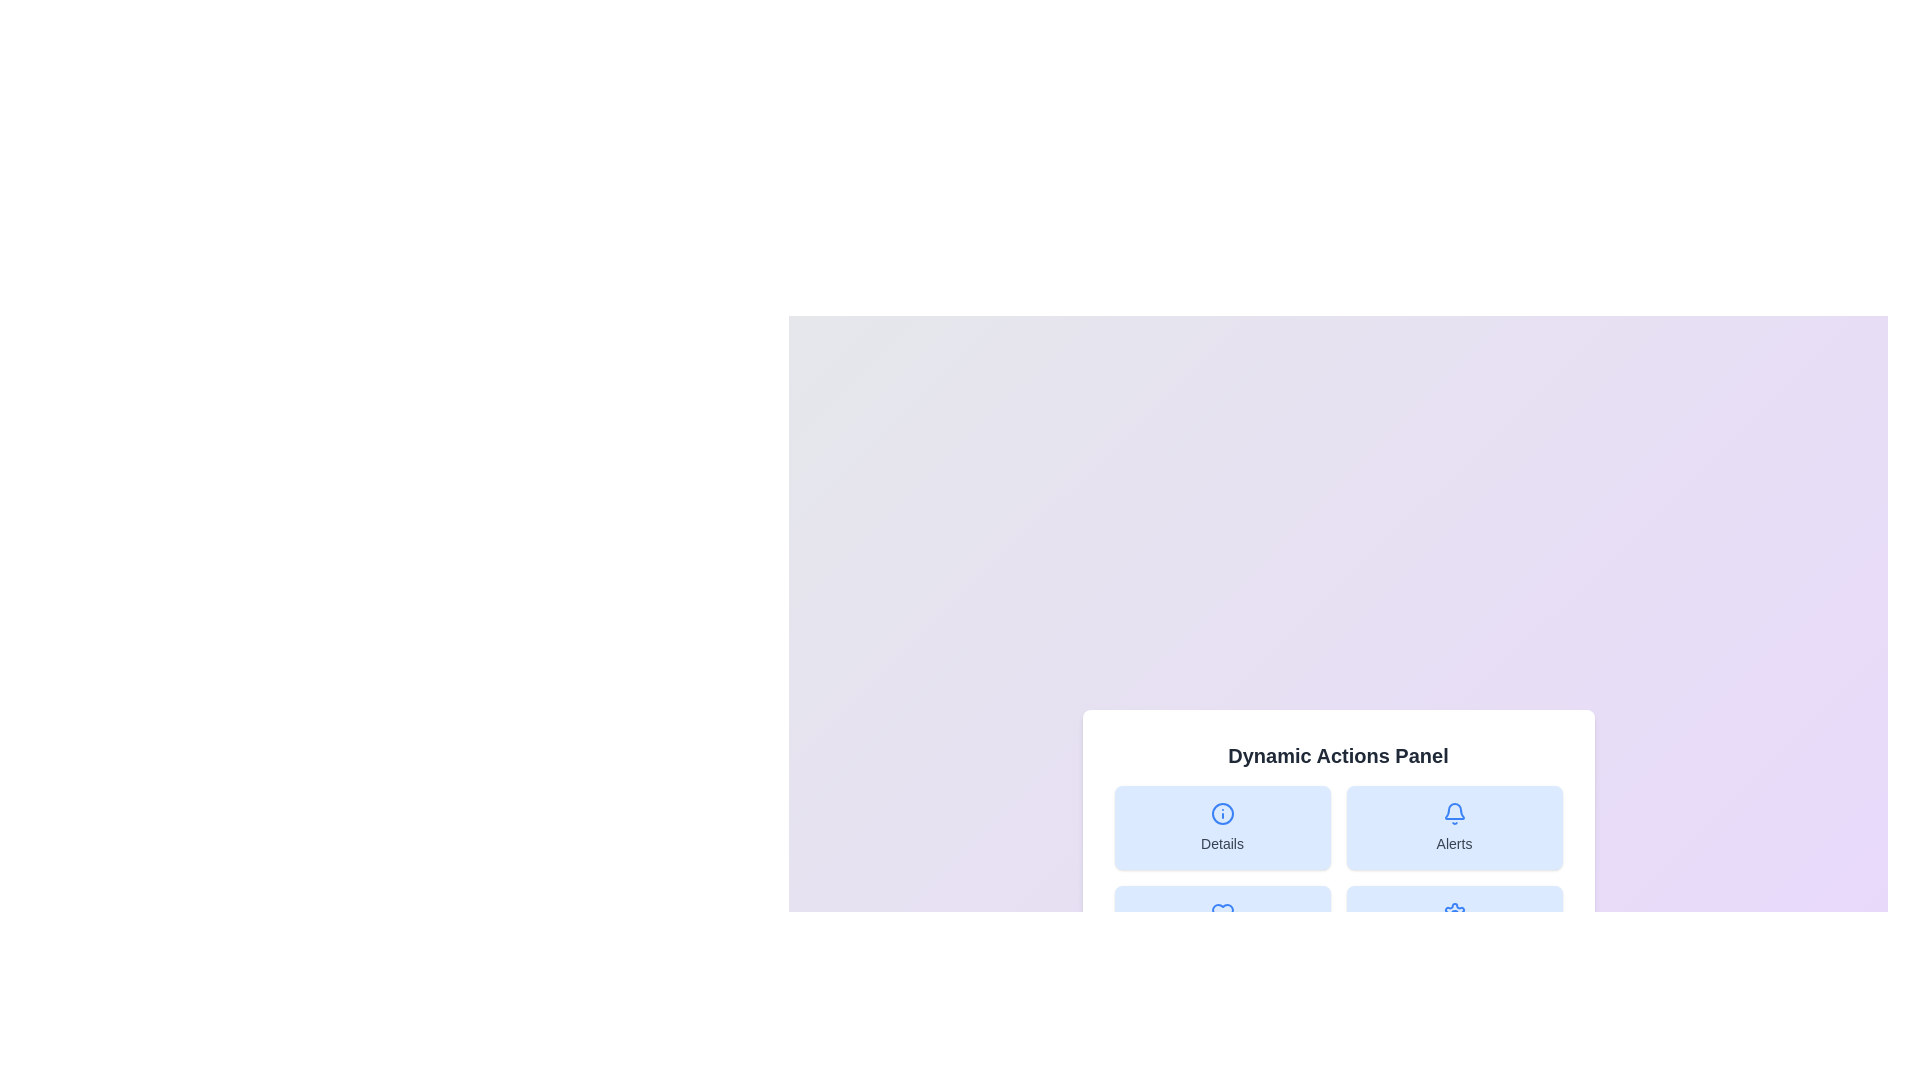  I want to click on the circular icon element that is part of an SVG graphic, centrally positioned within an information symbol on the interactive interface panel, so click(1221, 813).